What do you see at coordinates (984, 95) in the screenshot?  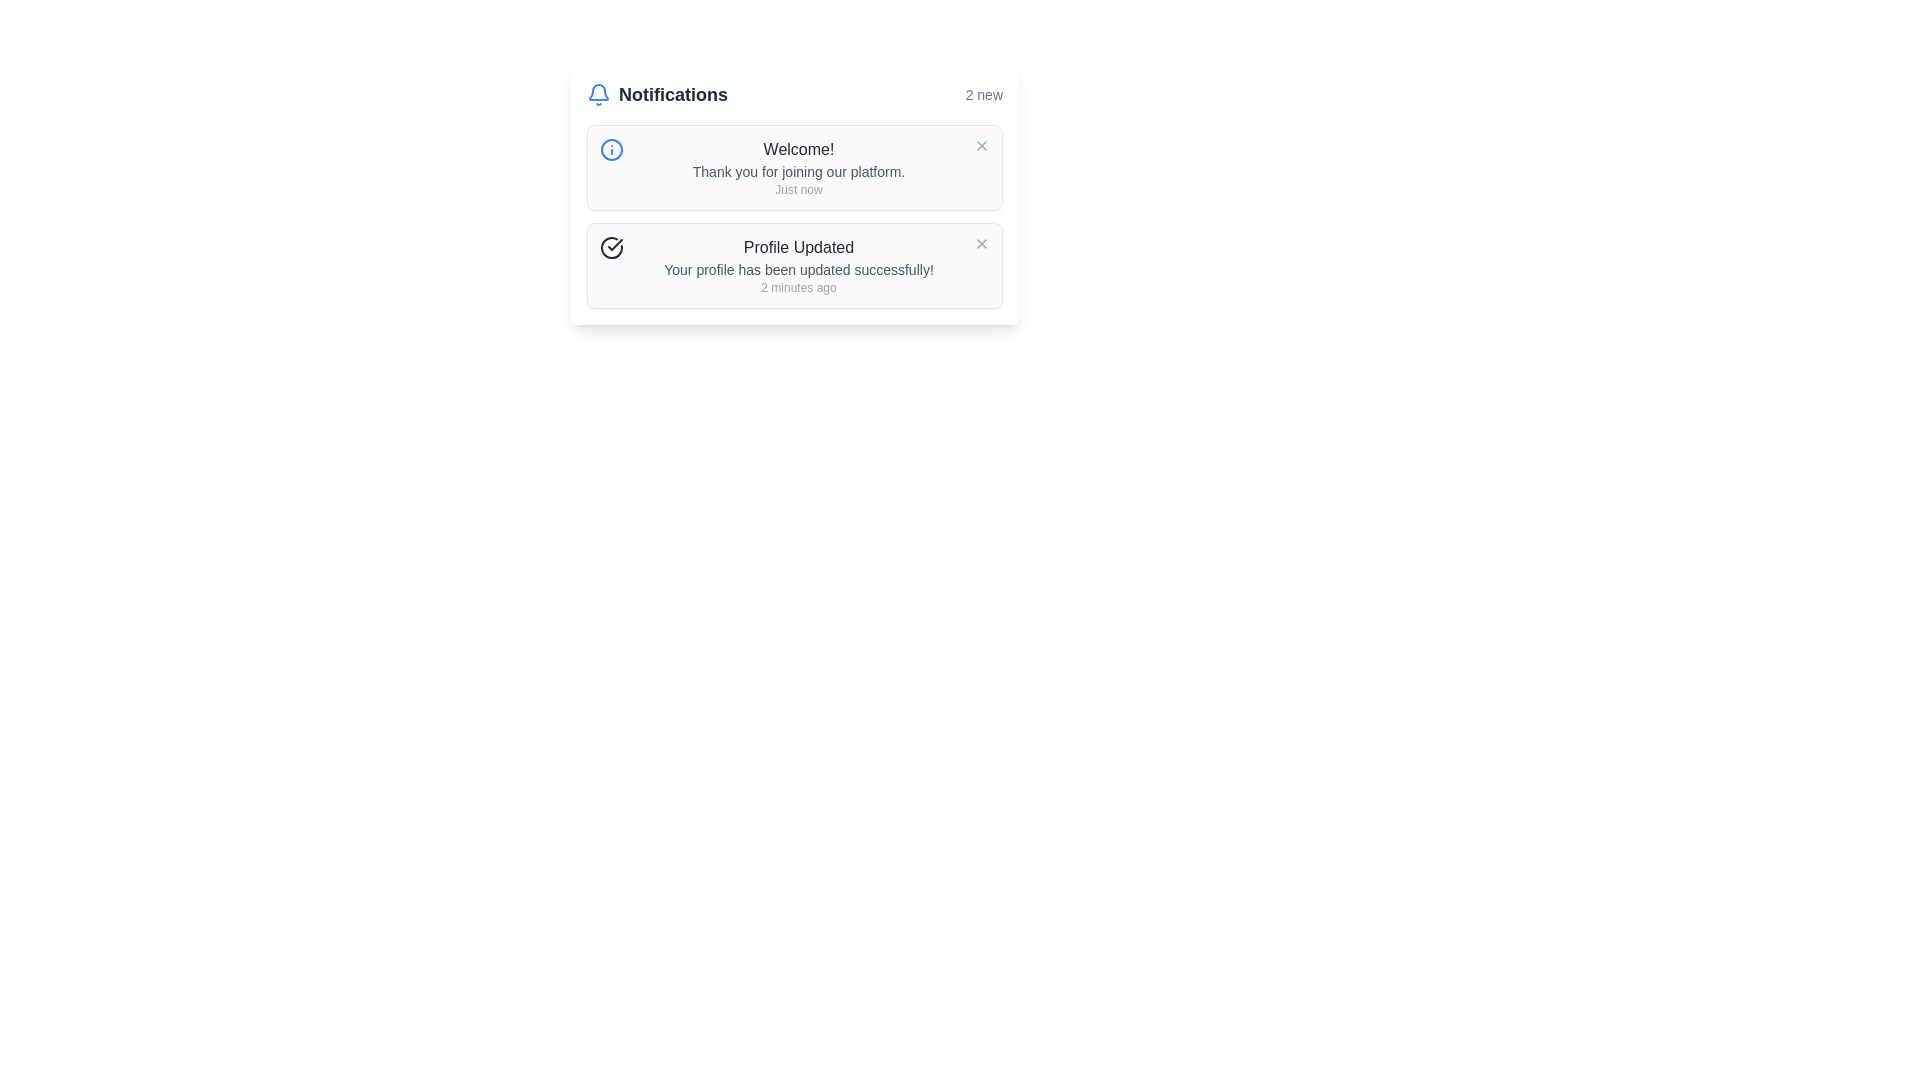 I see `the notification counter text label, which is located at the far-right corner of the header section and indicates the number of new notifications available` at bounding box center [984, 95].